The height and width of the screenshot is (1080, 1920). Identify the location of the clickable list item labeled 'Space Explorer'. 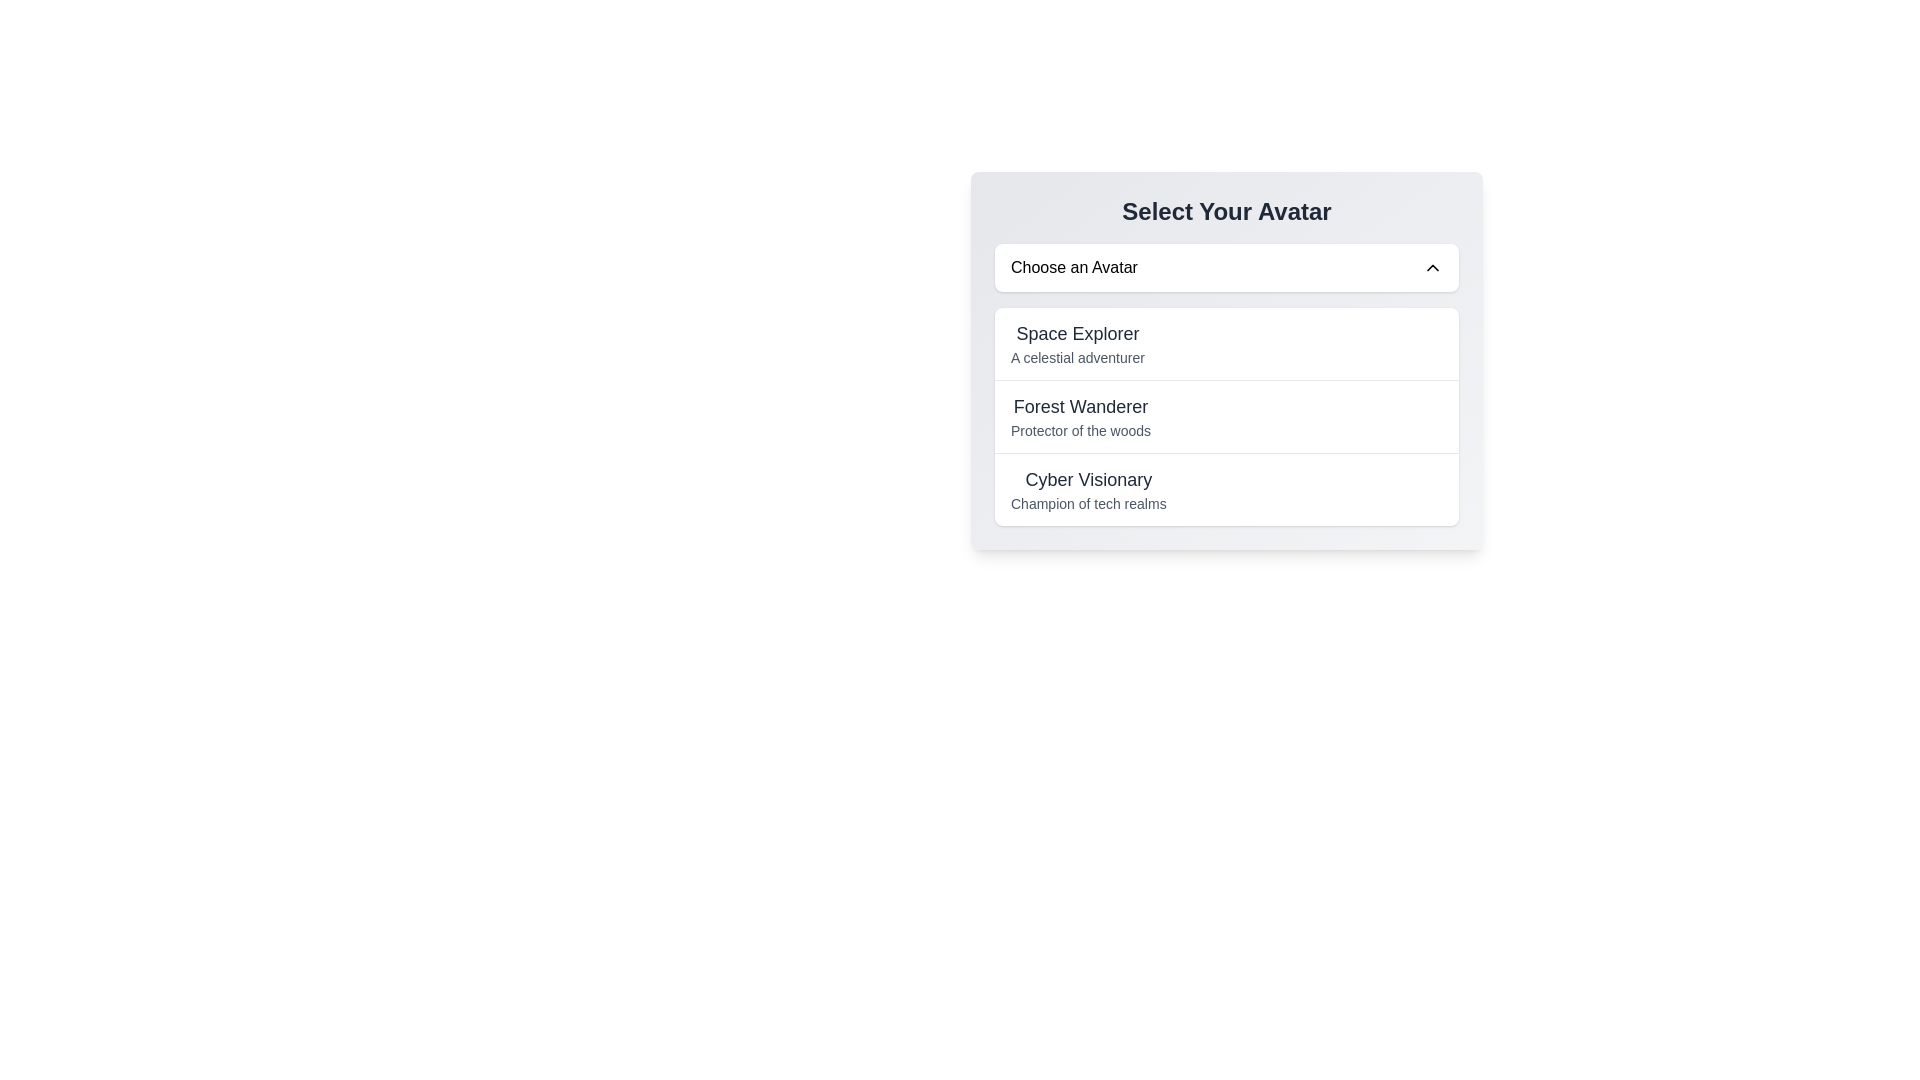
(1226, 342).